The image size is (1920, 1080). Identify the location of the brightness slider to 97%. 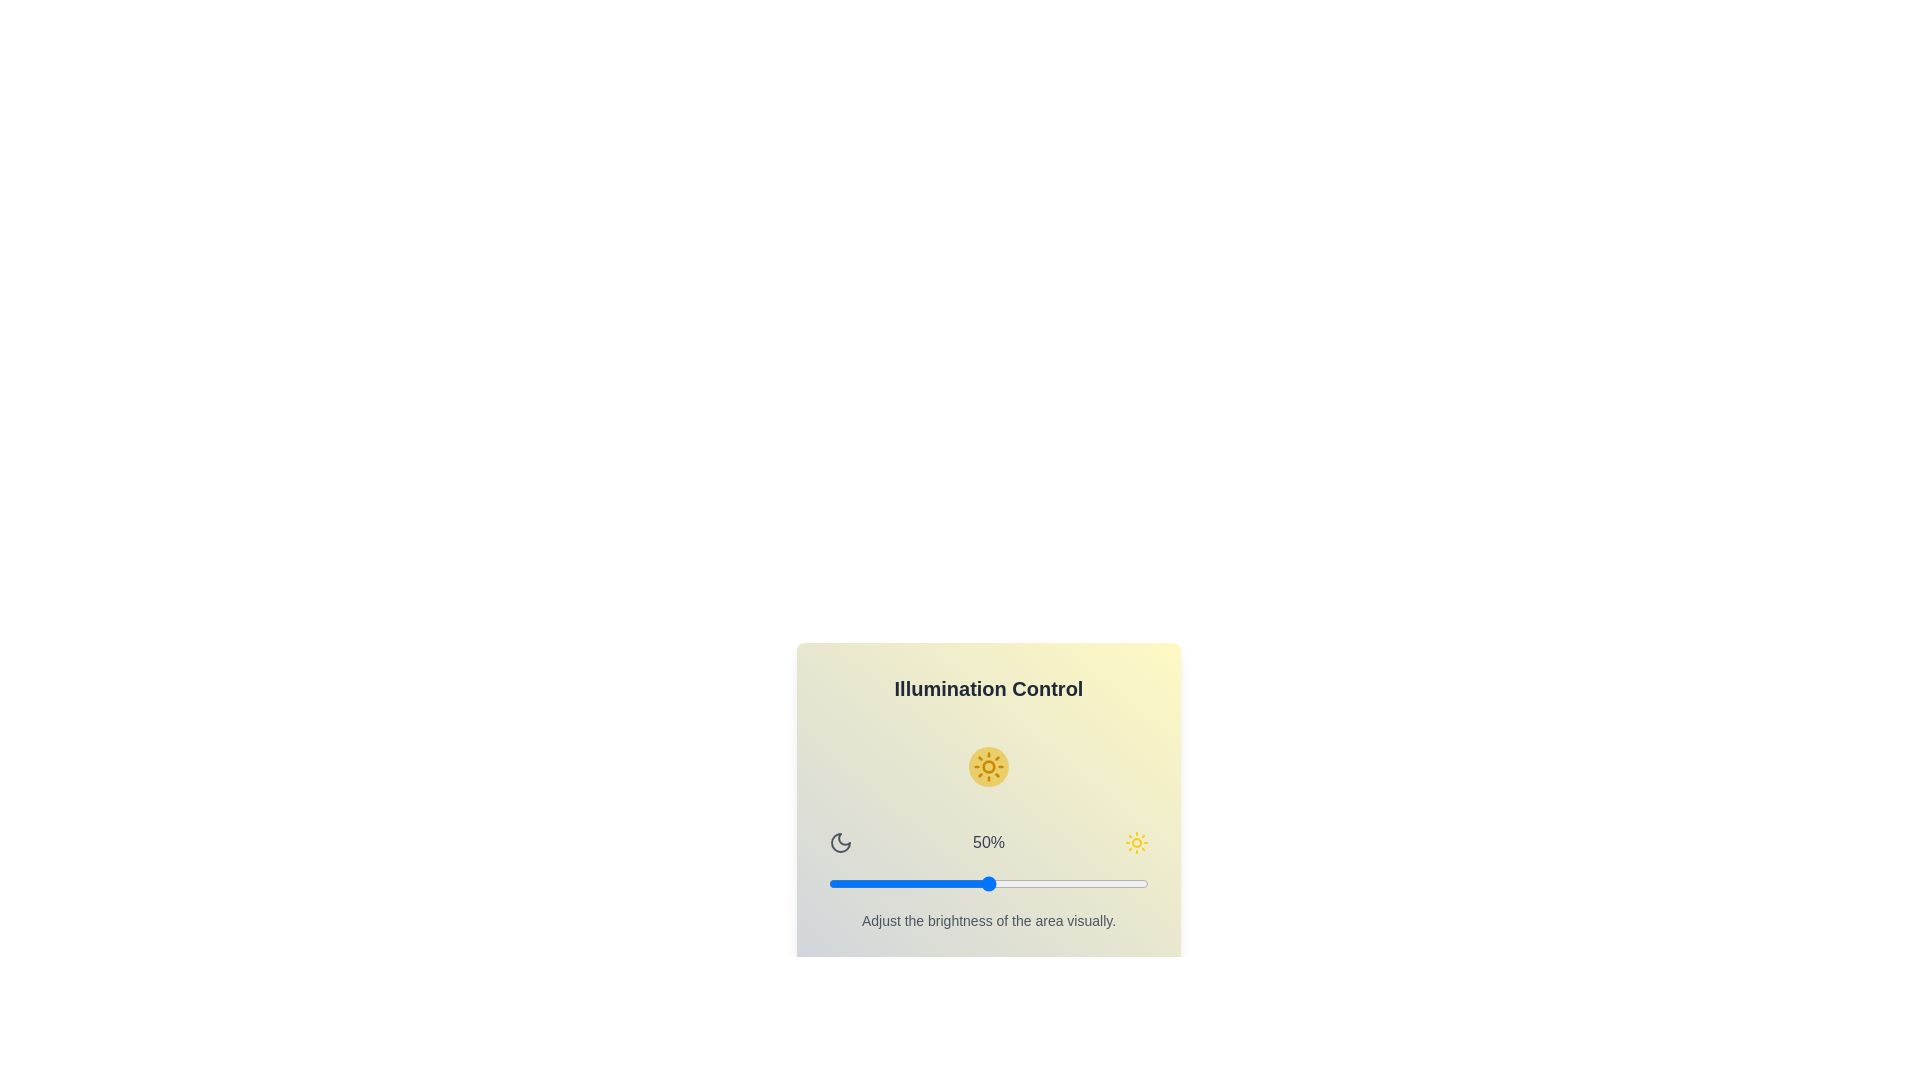
(1139, 882).